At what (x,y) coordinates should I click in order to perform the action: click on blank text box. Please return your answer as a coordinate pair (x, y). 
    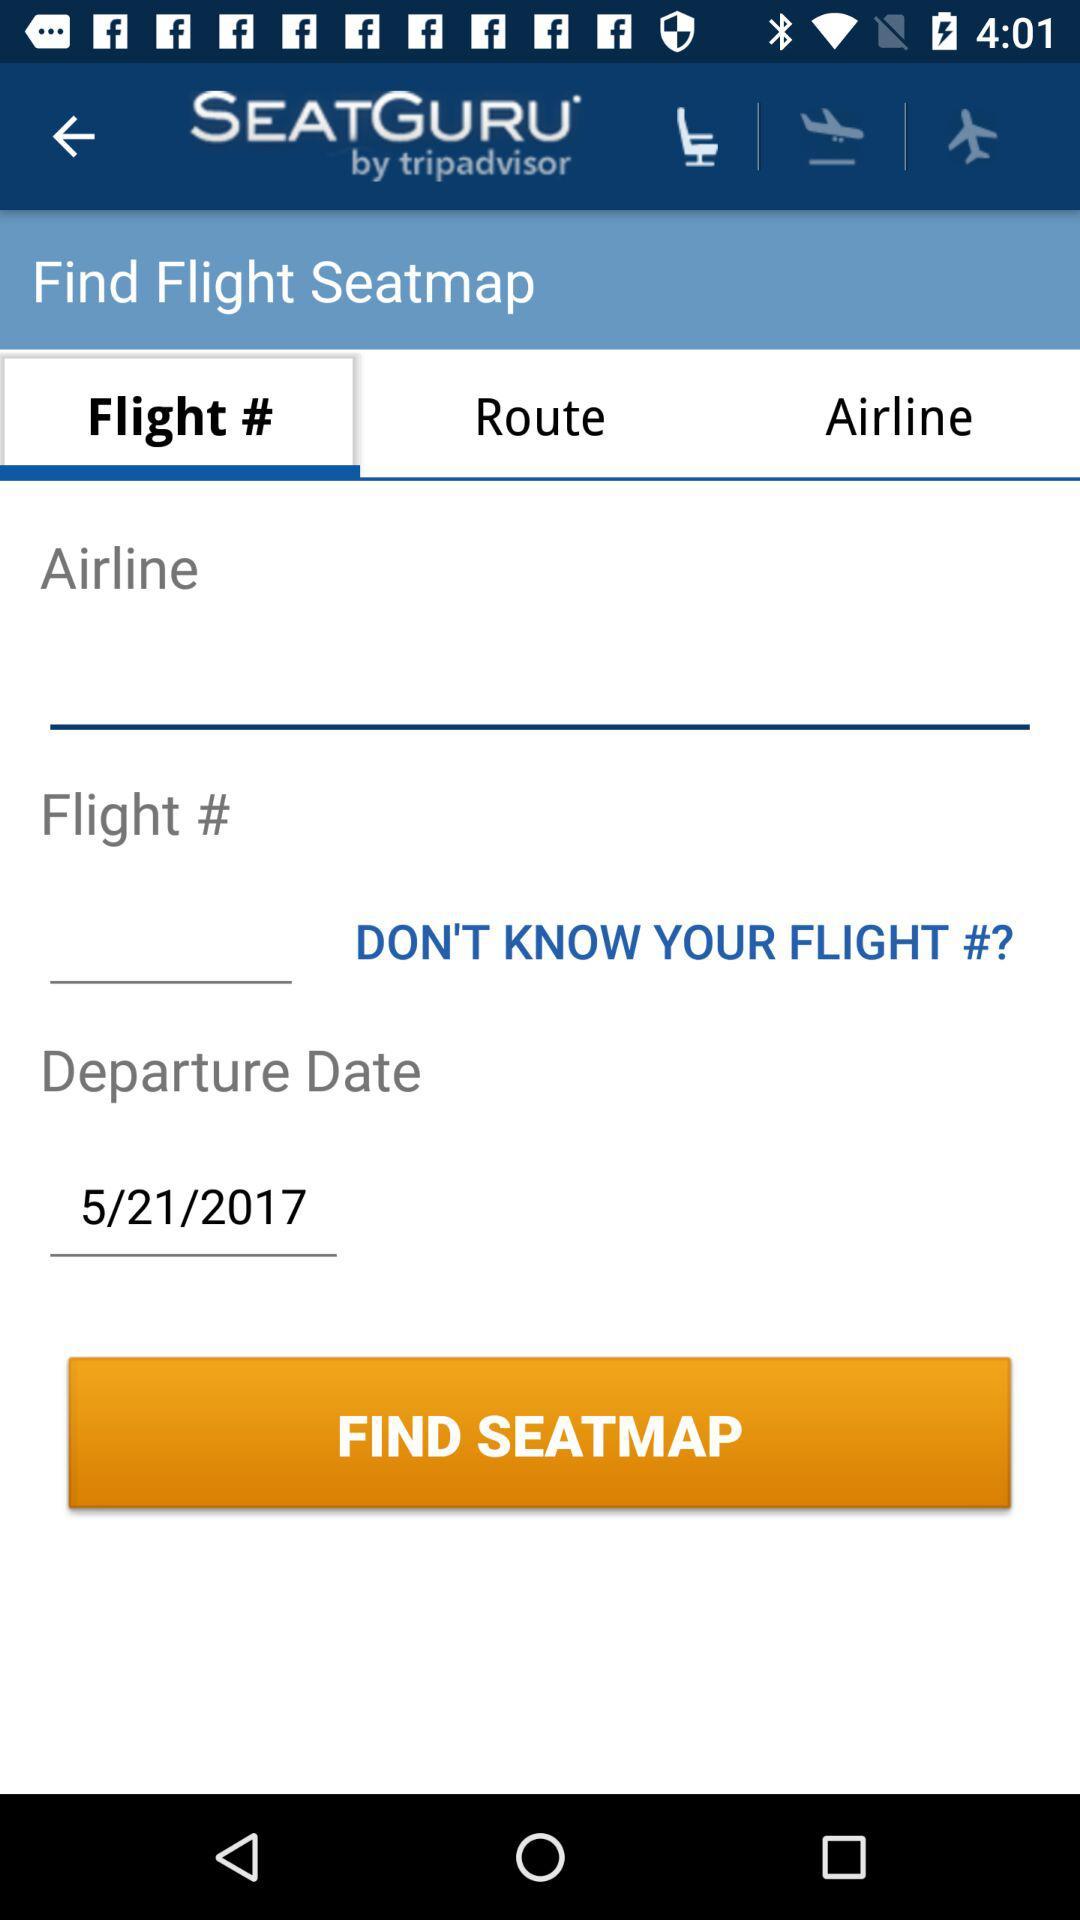
    Looking at the image, I should click on (169, 939).